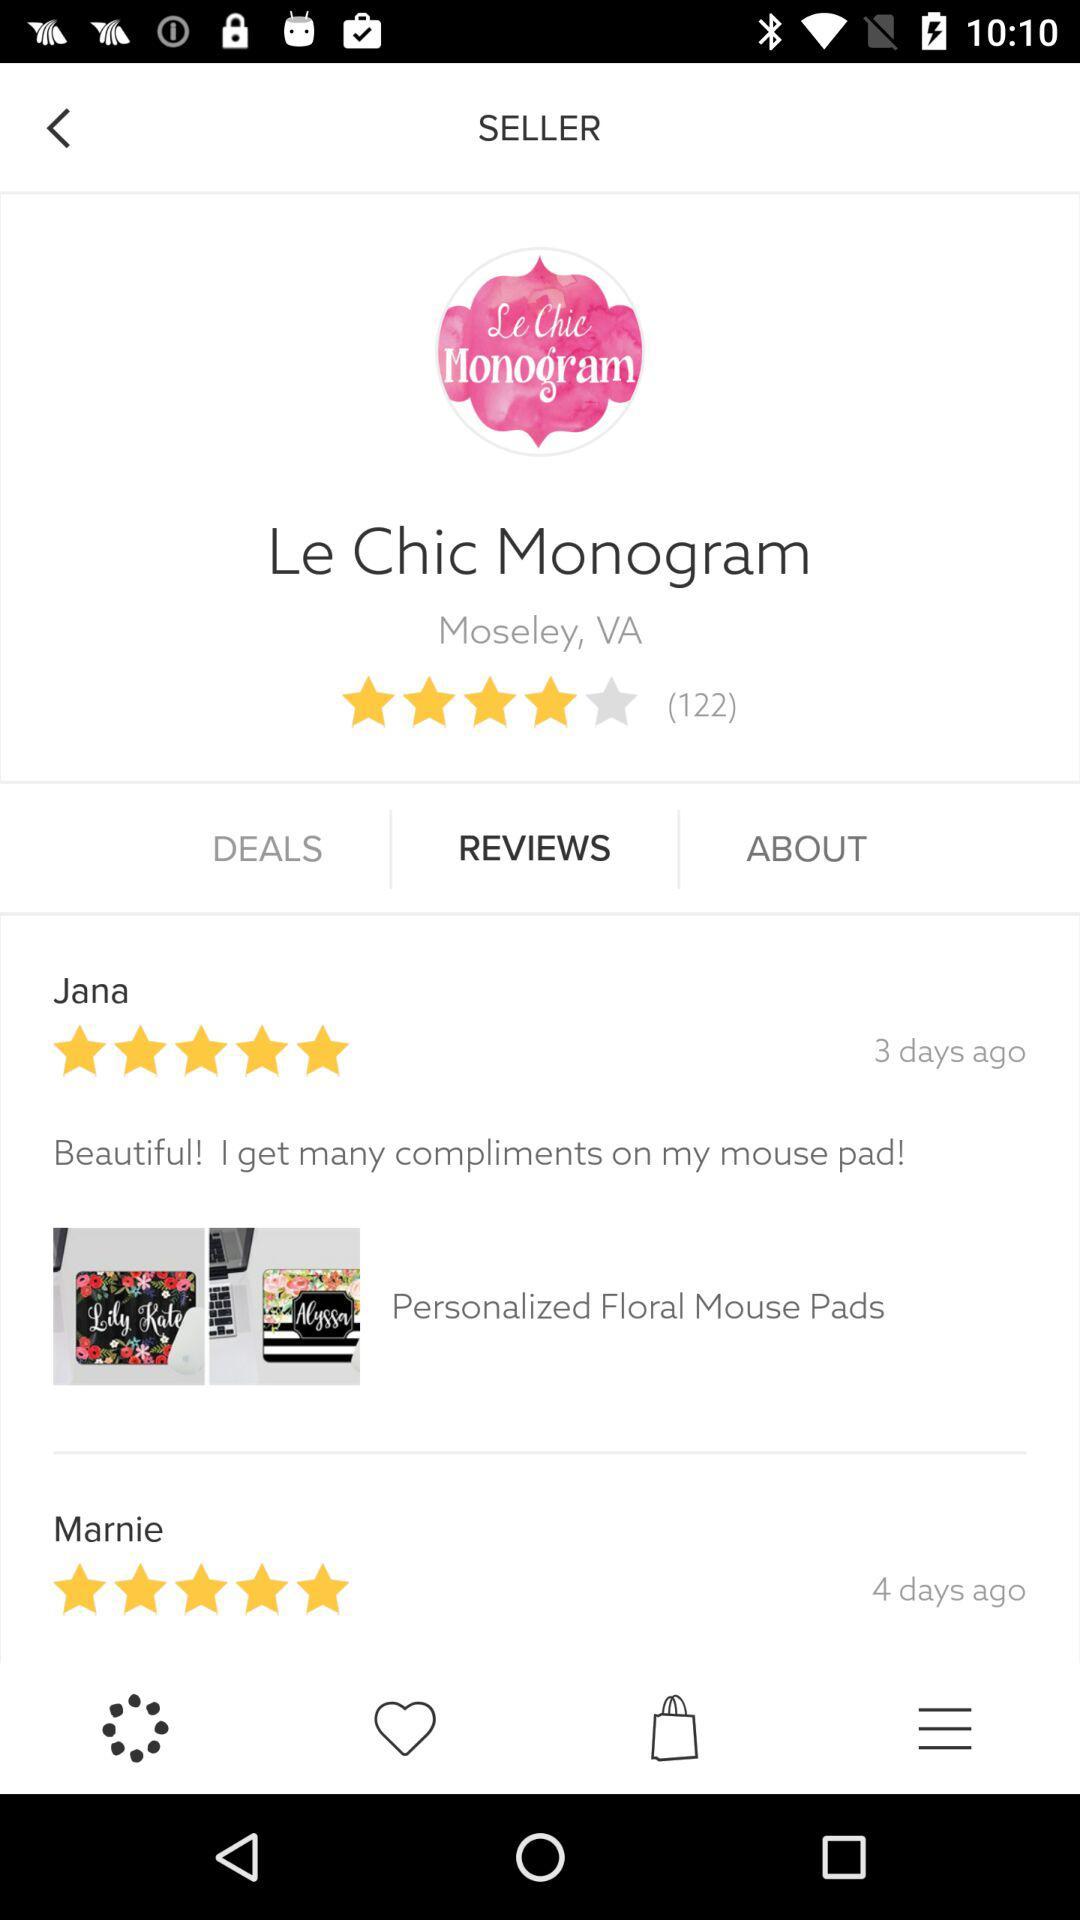 The height and width of the screenshot is (1920, 1080). What do you see at coordinates (266, 849) in the screenshot?
I see `deals` at bounding box center [266, 849].